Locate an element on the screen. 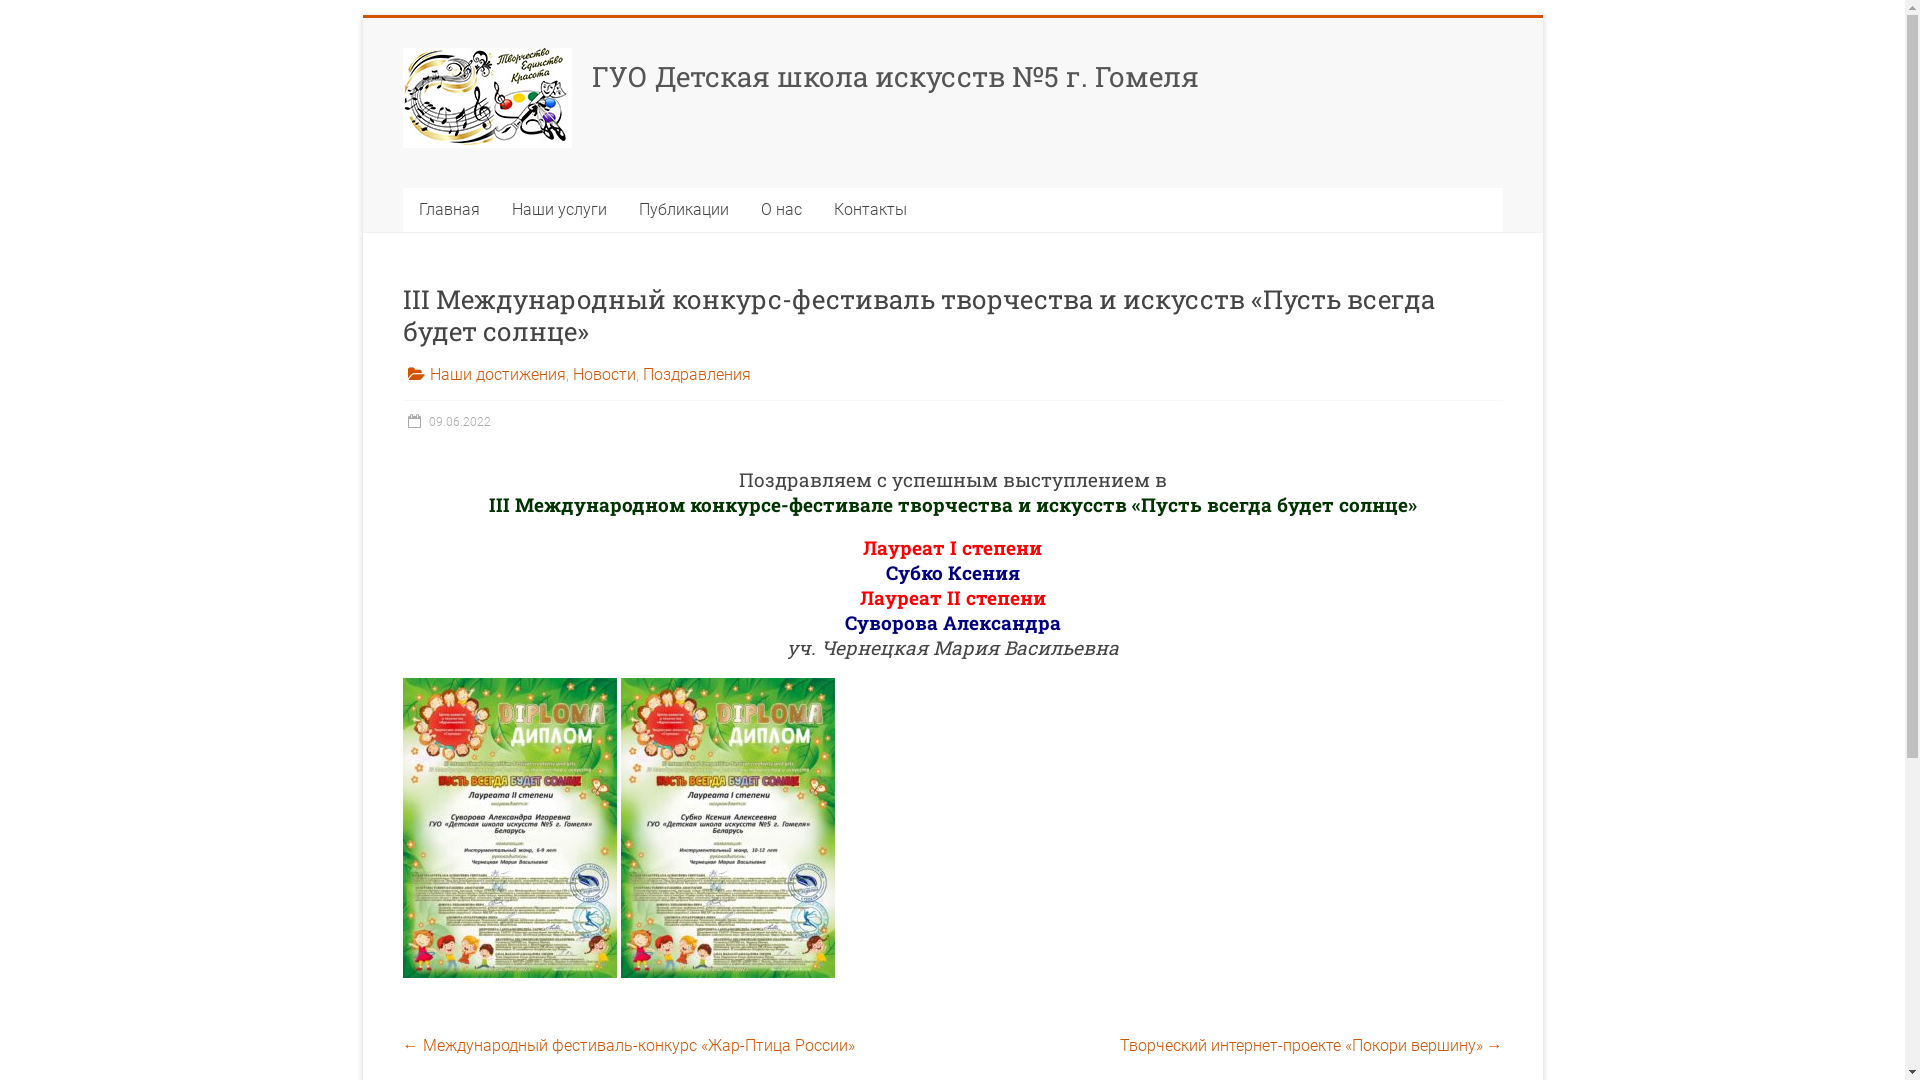  '09.06.2022' is located at coordinates (445, 420).